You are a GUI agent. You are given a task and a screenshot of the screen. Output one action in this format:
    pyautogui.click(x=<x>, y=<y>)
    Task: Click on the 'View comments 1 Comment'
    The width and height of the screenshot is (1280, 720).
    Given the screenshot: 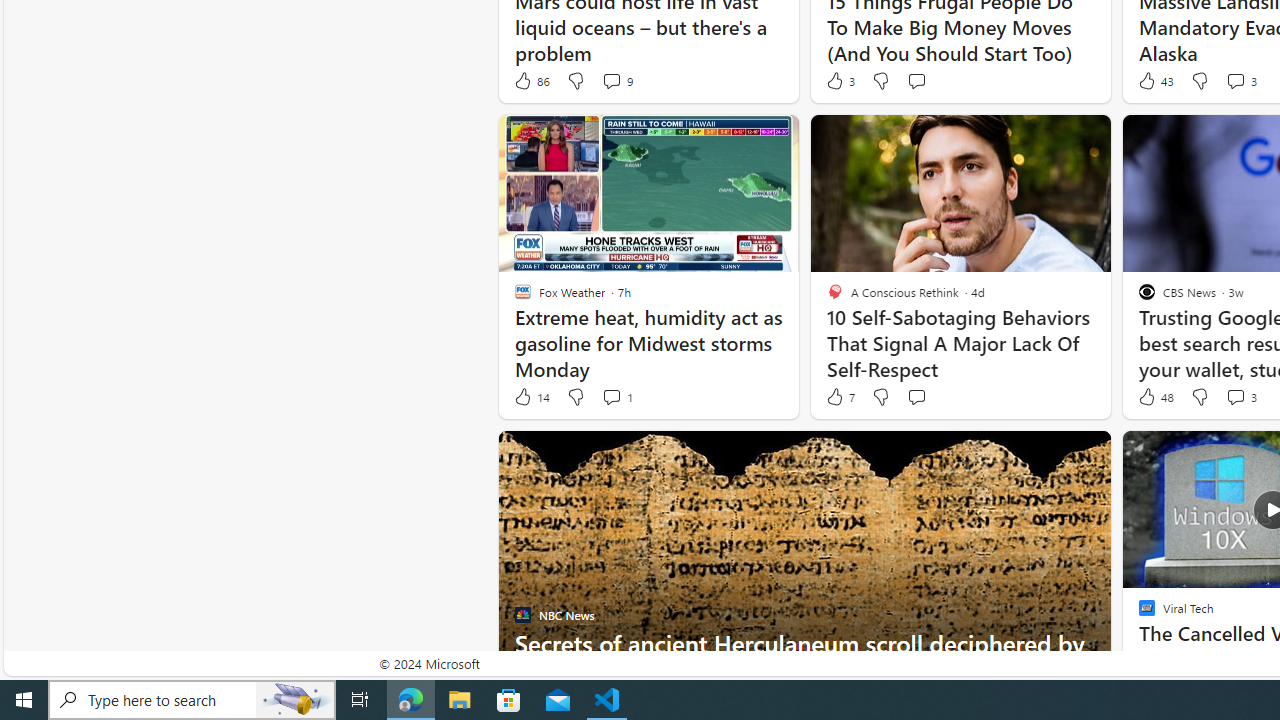 What is the action you would take?
    pyautogui.click(x=610, y=397)
    